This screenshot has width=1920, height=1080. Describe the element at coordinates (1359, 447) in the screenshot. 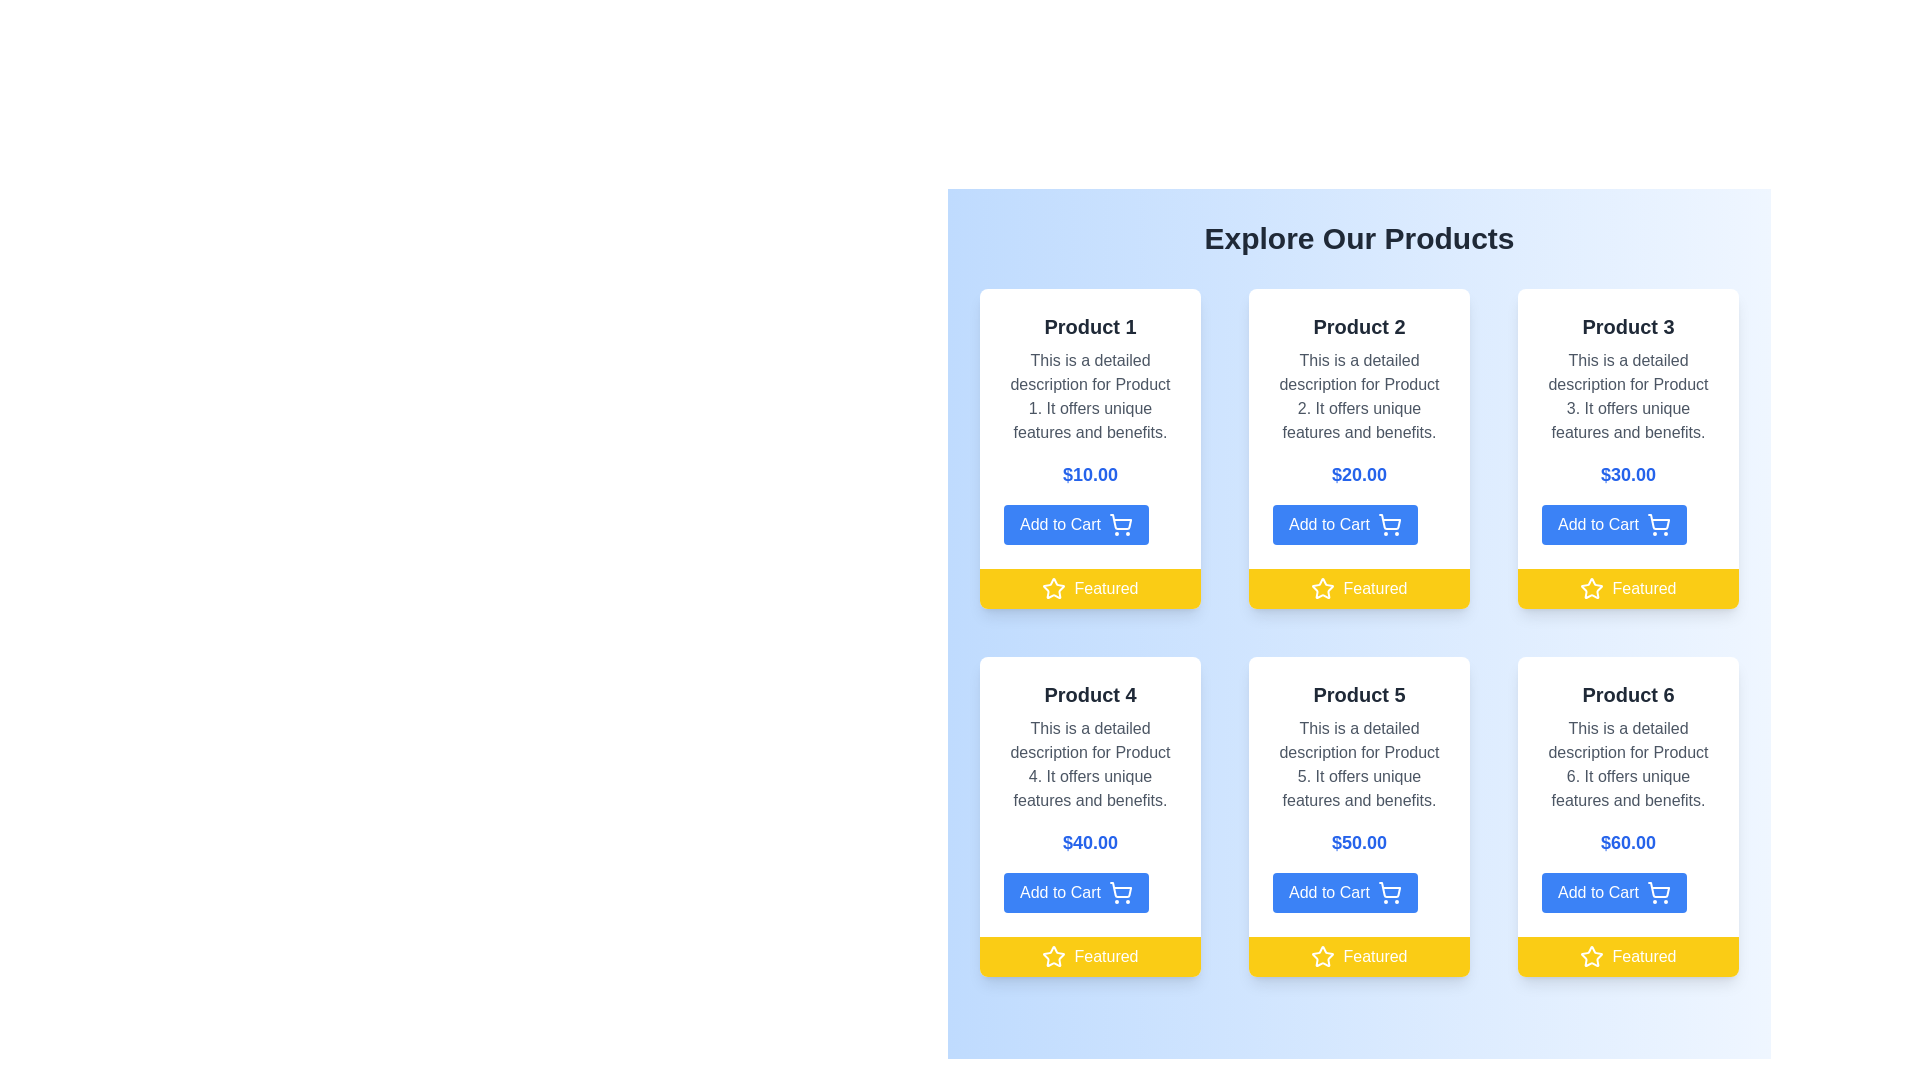

I see `product details from the product card component located between 'Product 1' and 'Product 3' in the grid layout` at that location.